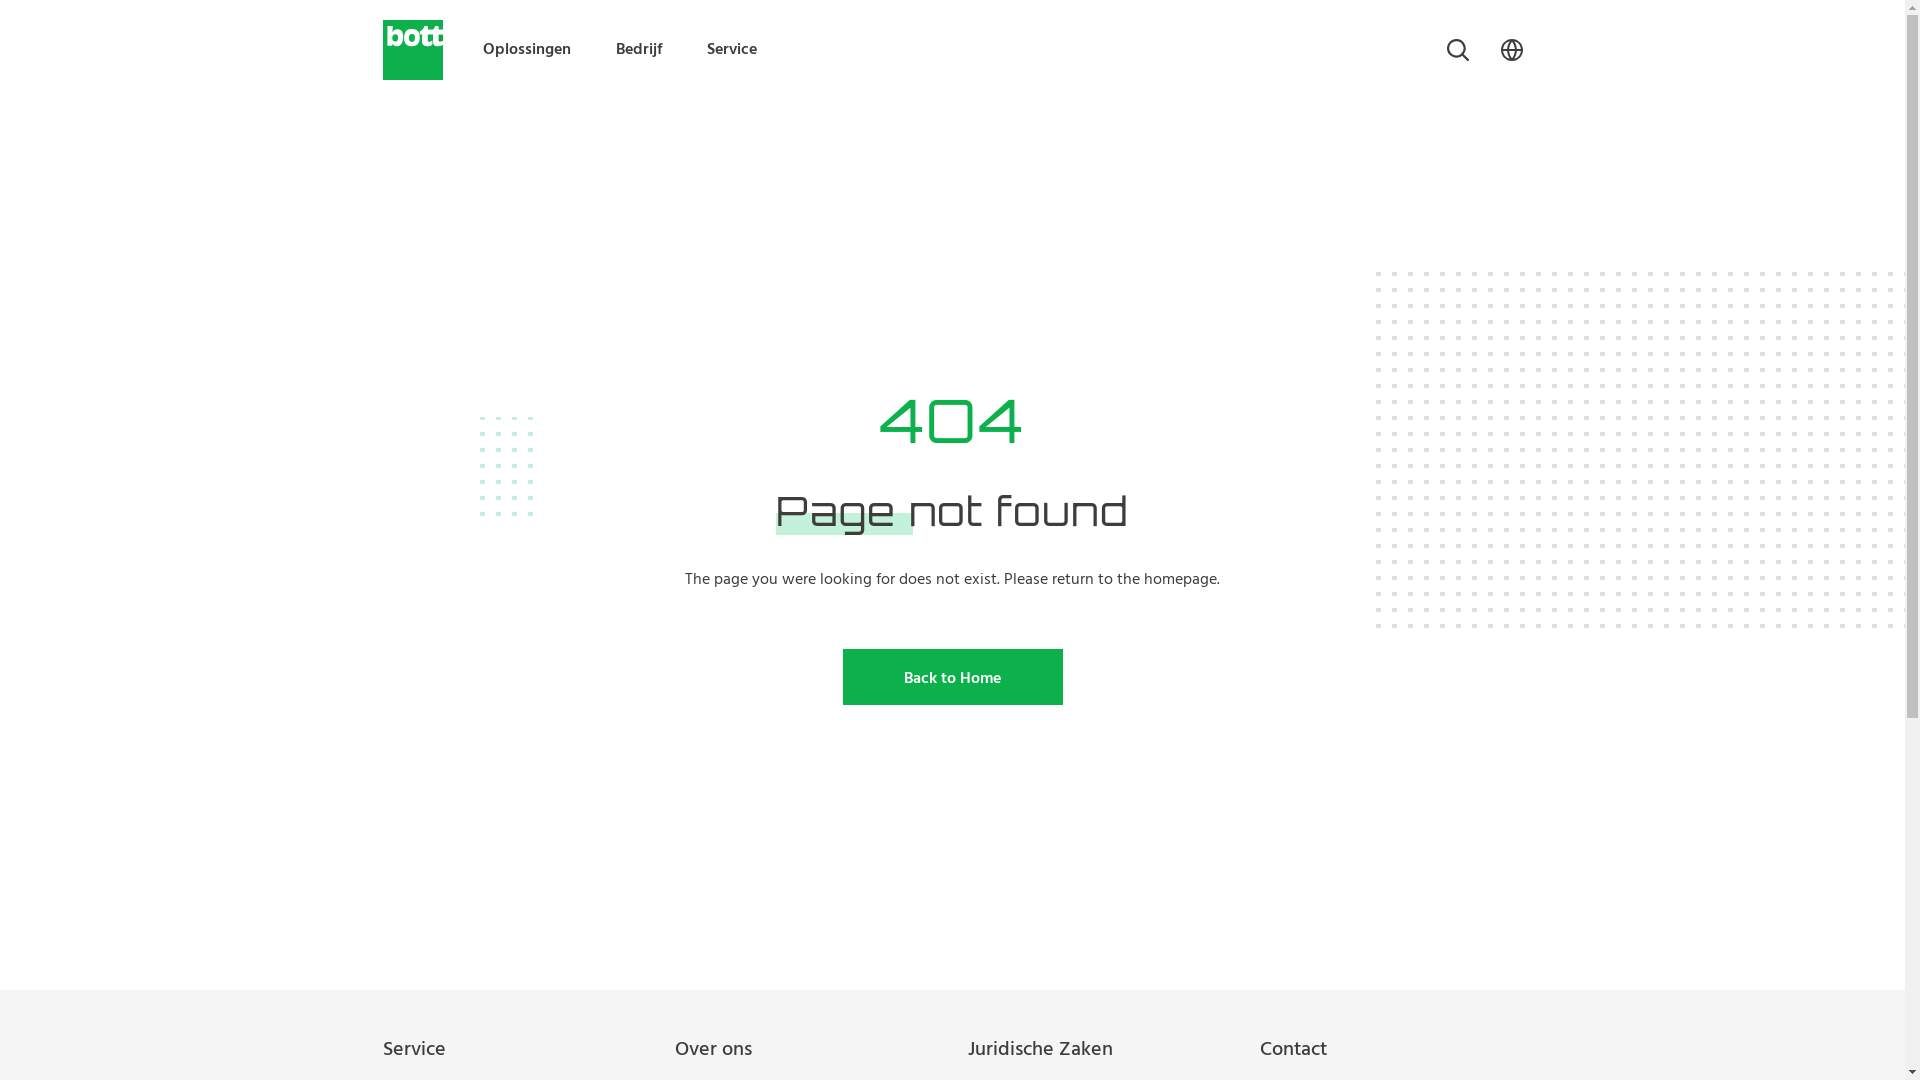 The height and width of the screenshot is (1080, 1920). I want to click on 'Bedrijf', so click(637, 49).